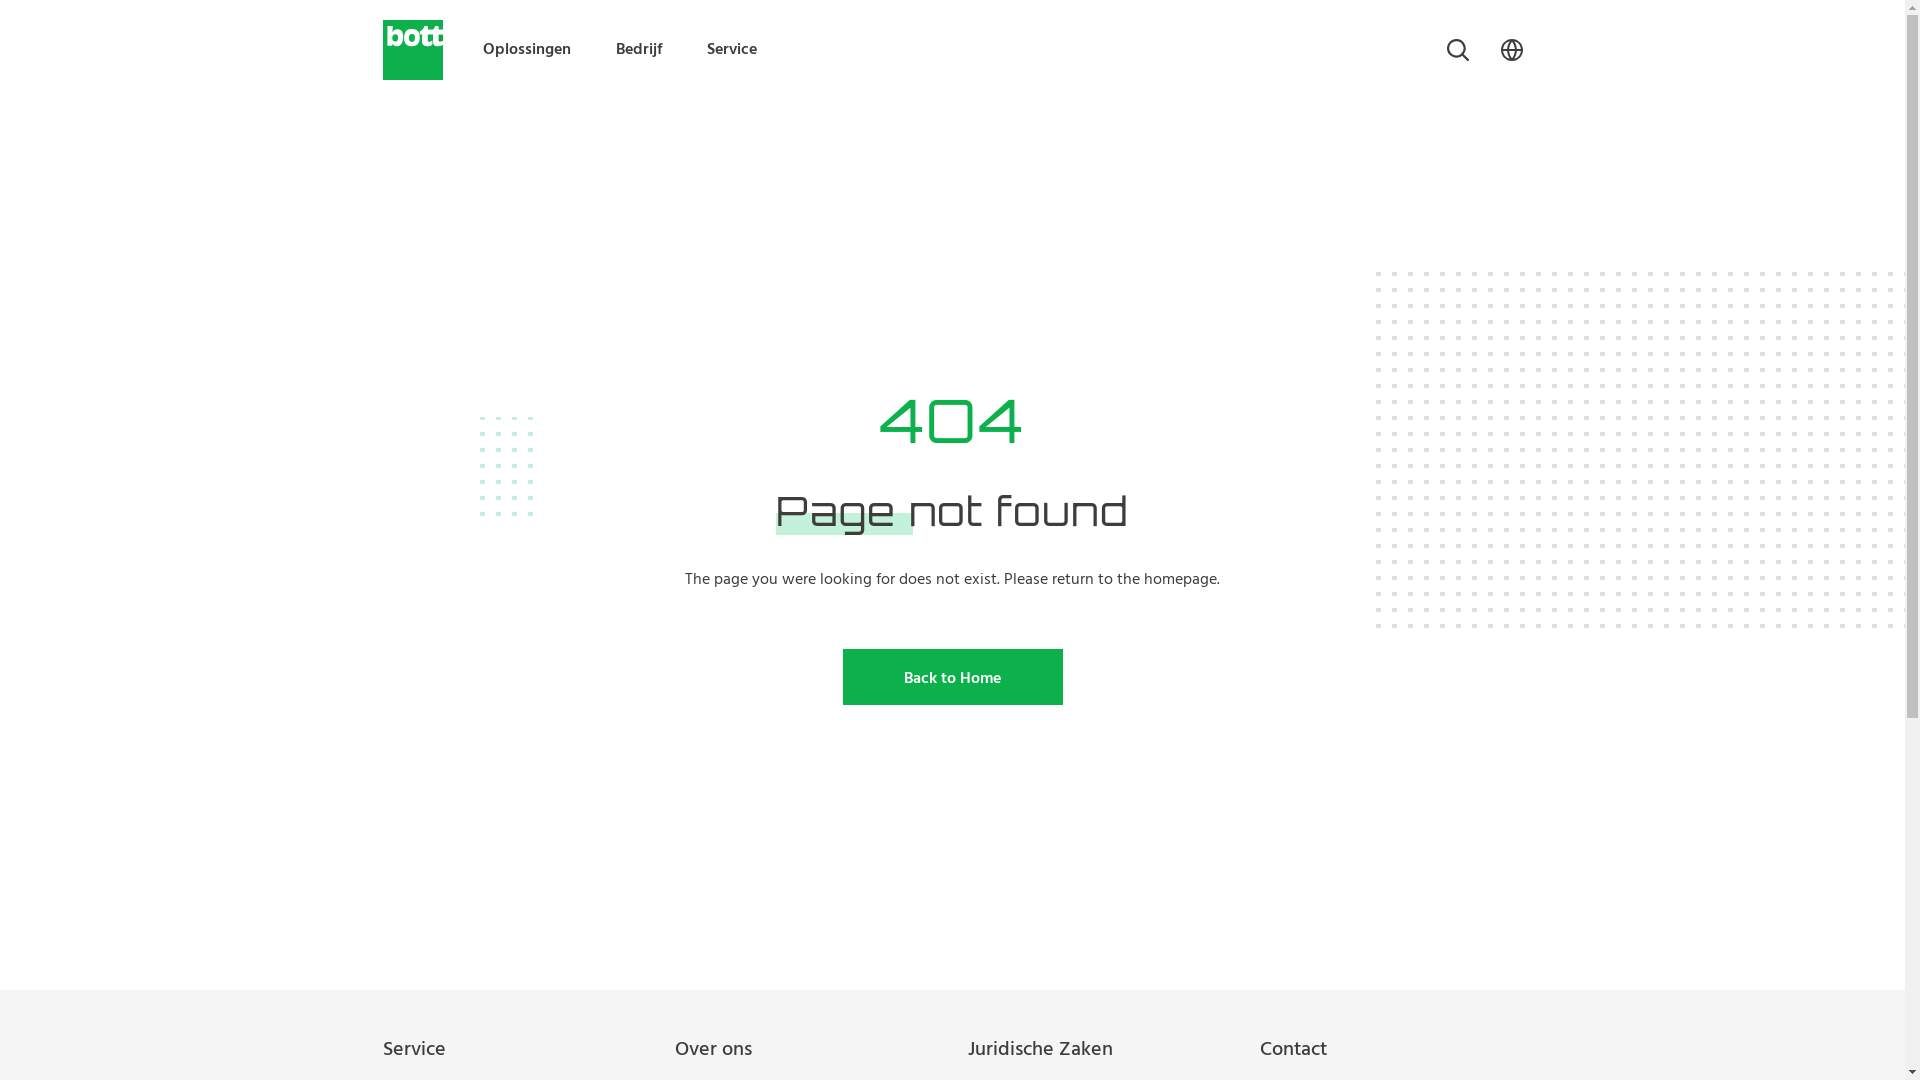 The height and width of the screenshot is (1080, 1920). I want to click on 'Bedrijf', so click(637, 49).